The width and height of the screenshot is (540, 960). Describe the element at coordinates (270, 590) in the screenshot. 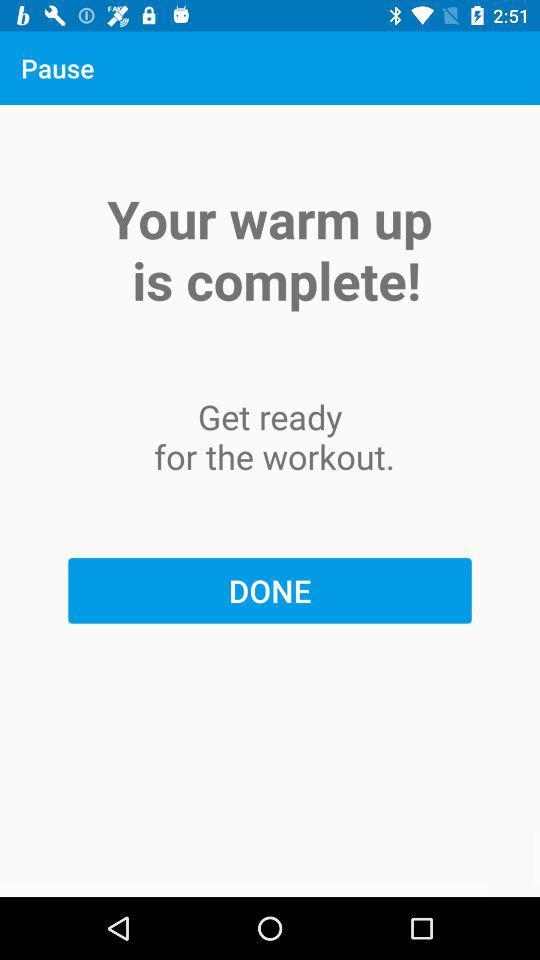

I see `the done item` at that location.